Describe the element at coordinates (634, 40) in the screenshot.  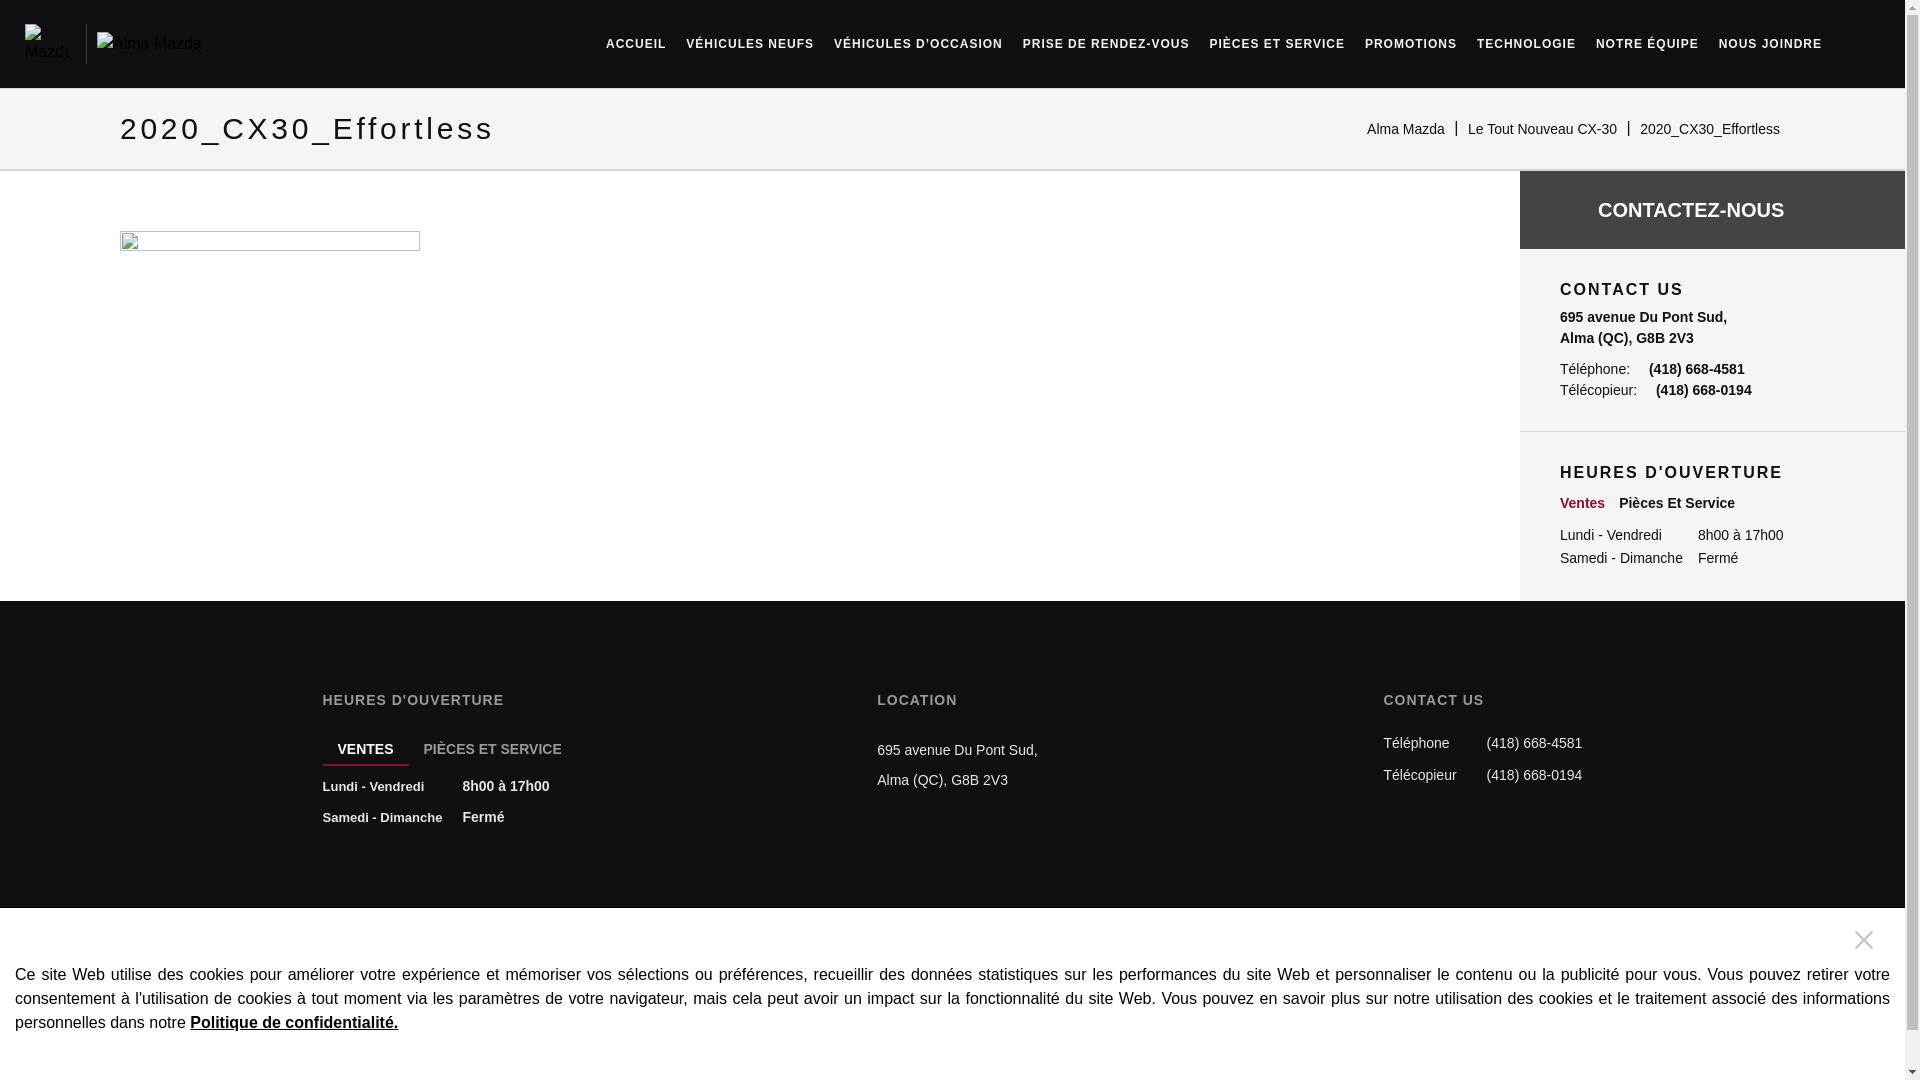
I see `'ACCUEIL'` at that location.